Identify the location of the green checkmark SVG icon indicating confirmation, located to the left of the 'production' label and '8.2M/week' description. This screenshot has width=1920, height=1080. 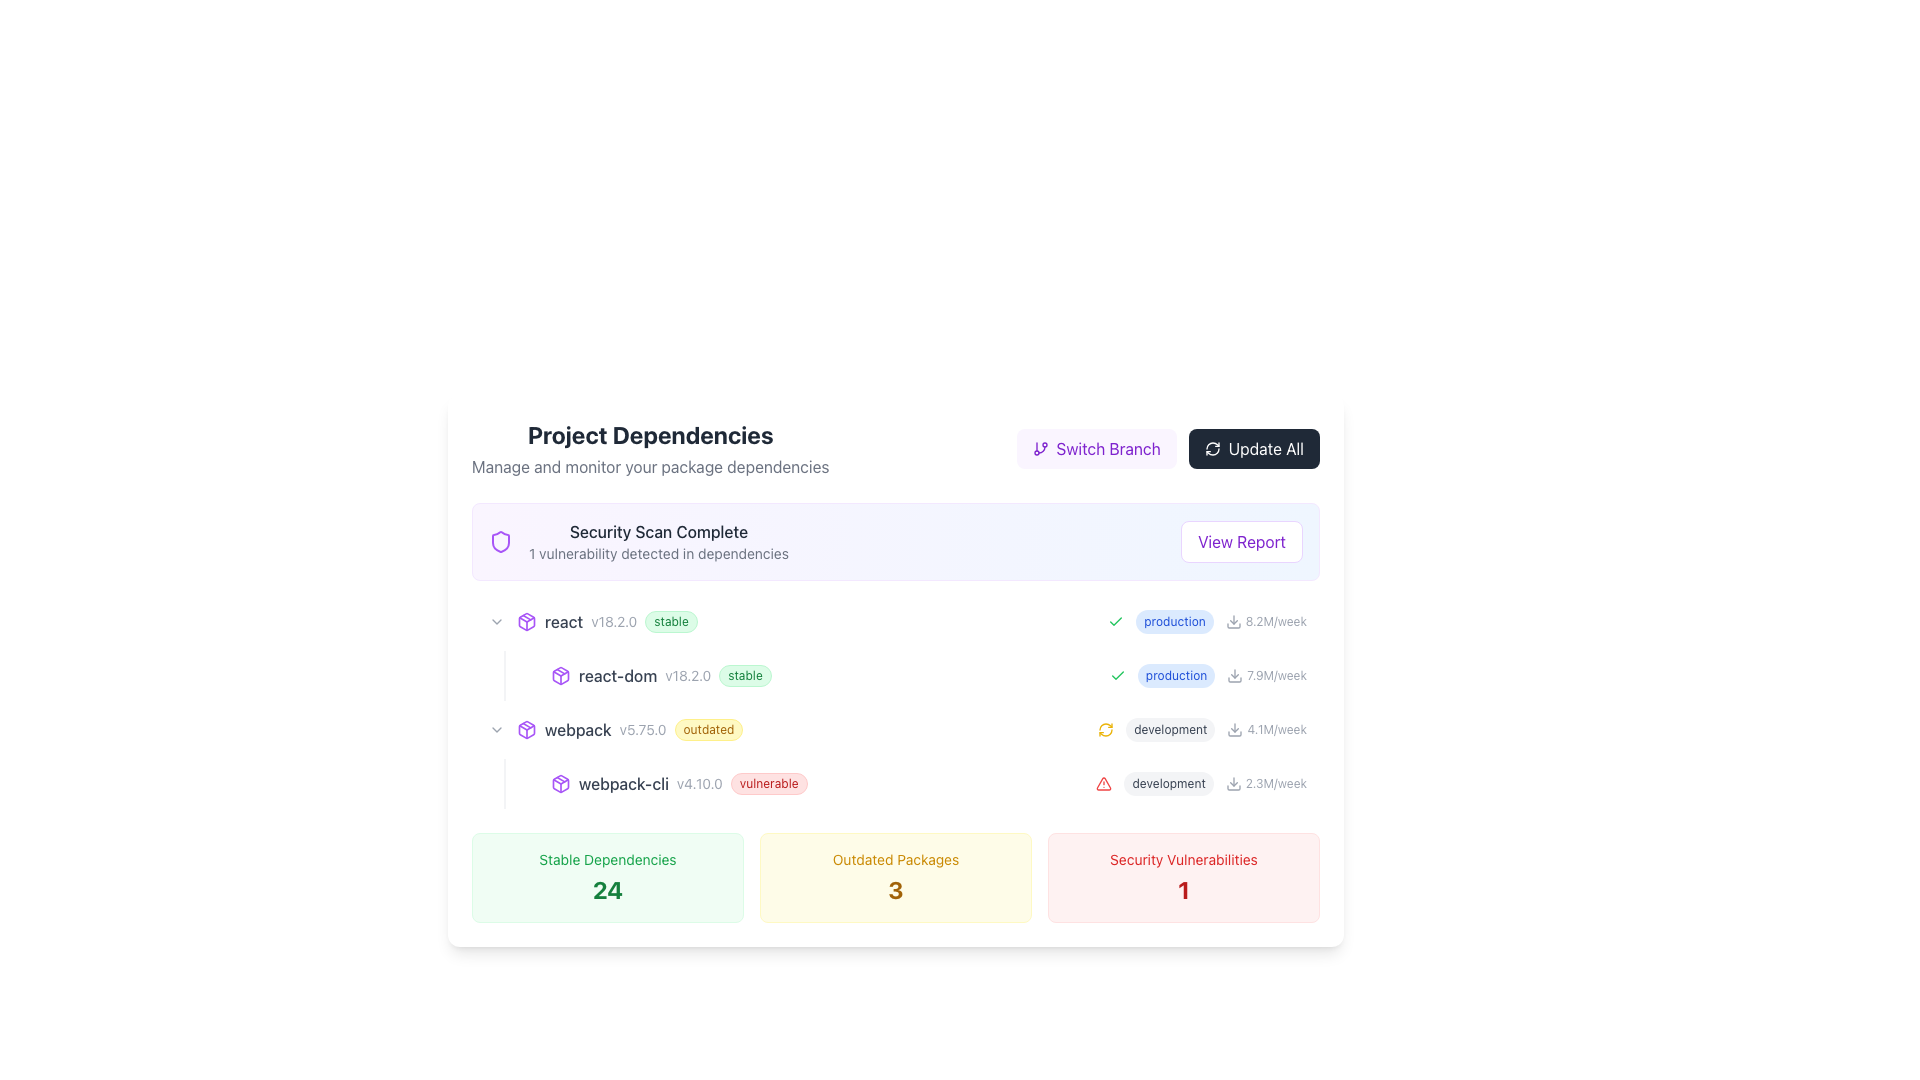
(1115, 620).